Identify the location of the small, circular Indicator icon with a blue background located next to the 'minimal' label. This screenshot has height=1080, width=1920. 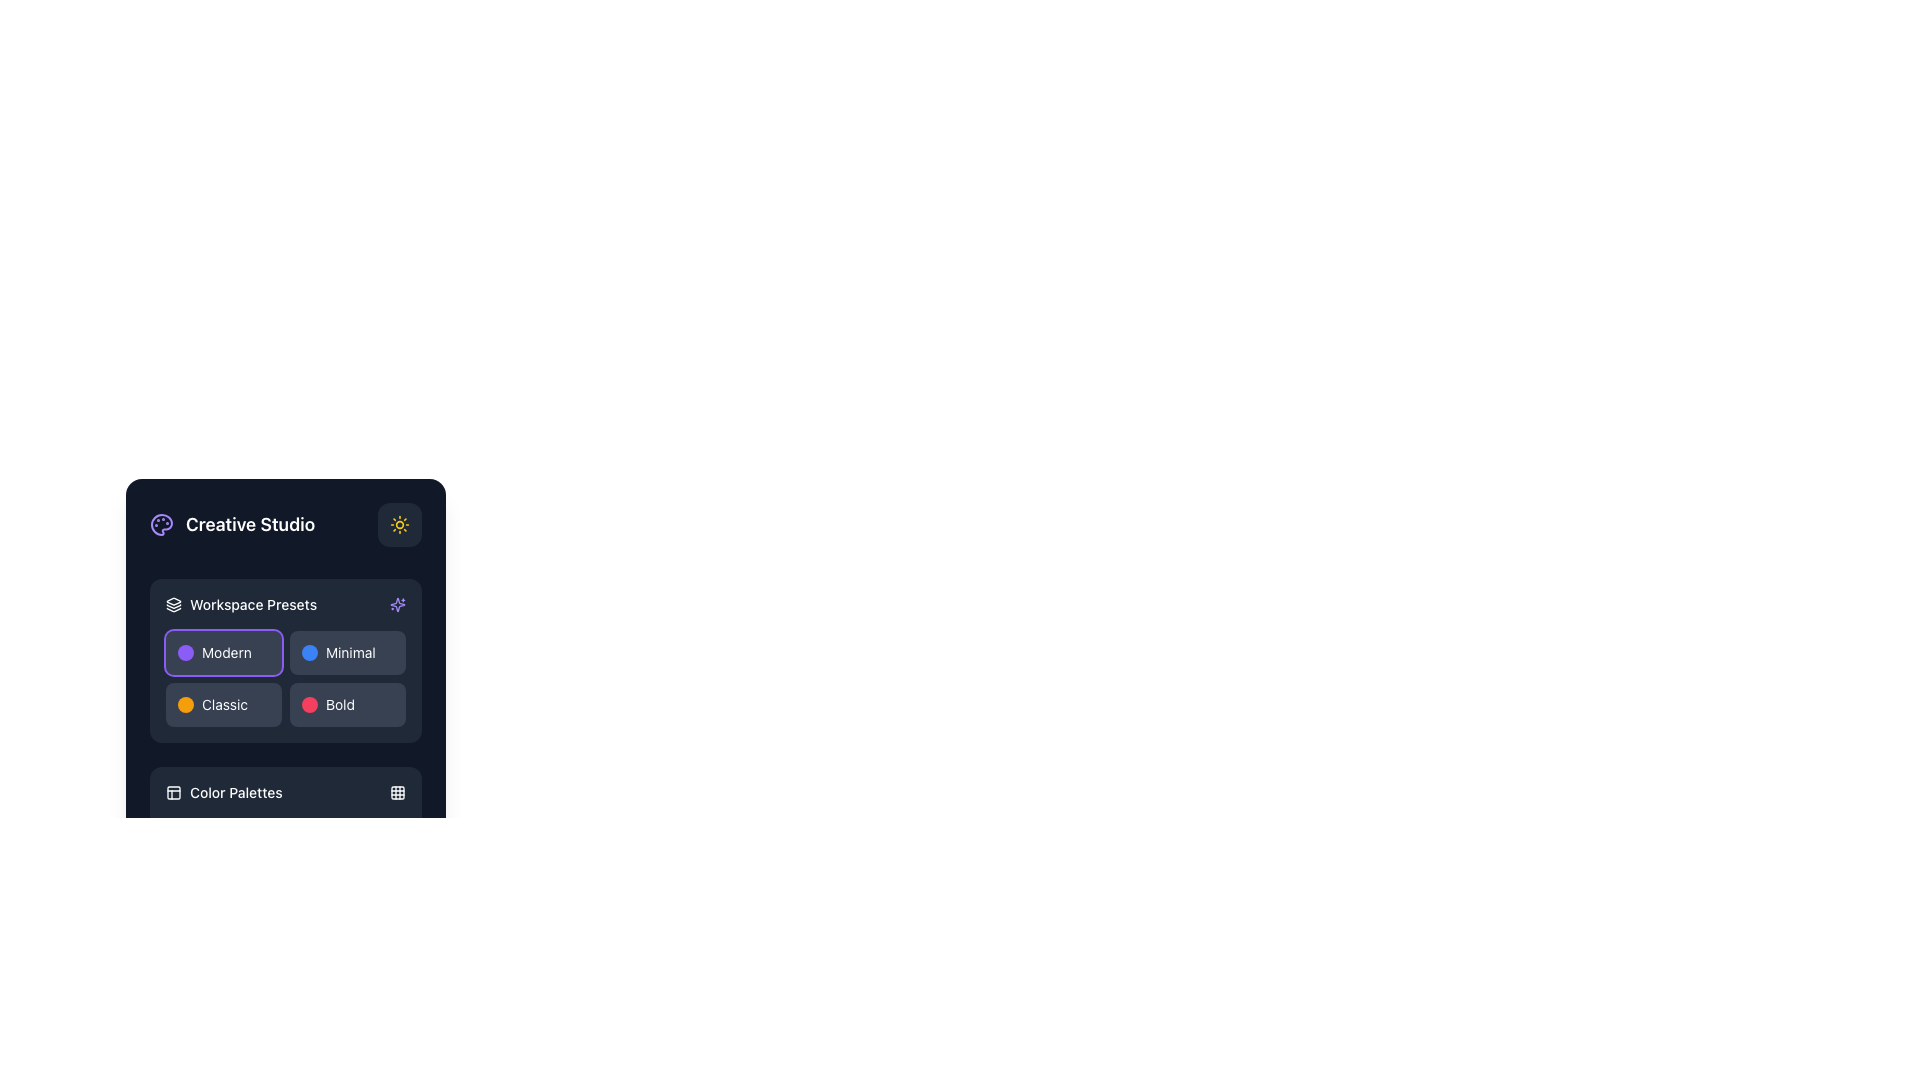
(309, 652).